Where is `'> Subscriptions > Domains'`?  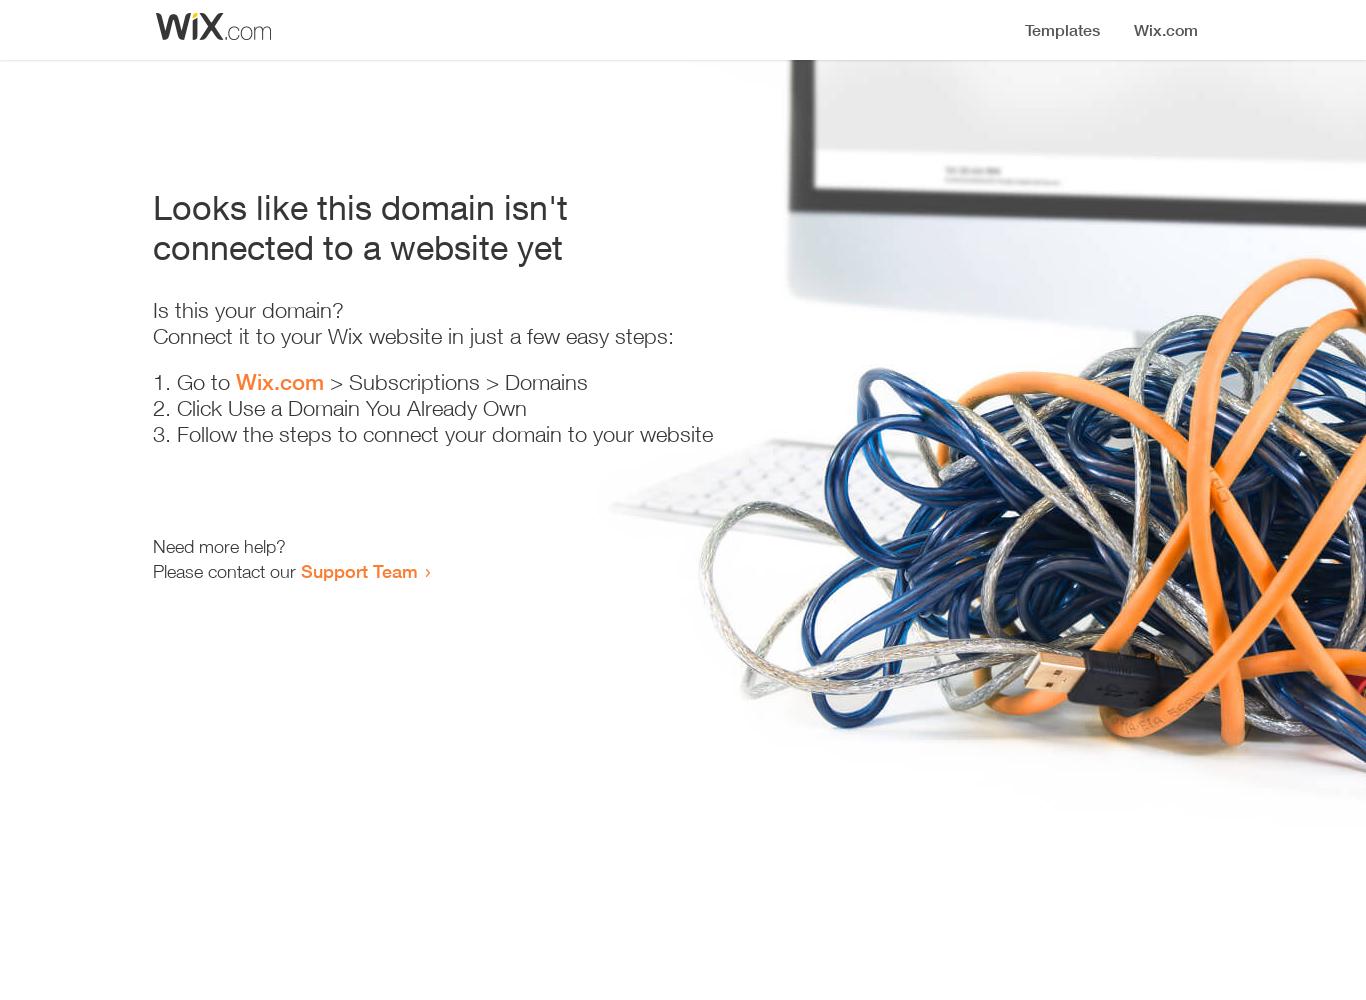
'> Subscriptions > Domains' is located at coordinates (454, 382).